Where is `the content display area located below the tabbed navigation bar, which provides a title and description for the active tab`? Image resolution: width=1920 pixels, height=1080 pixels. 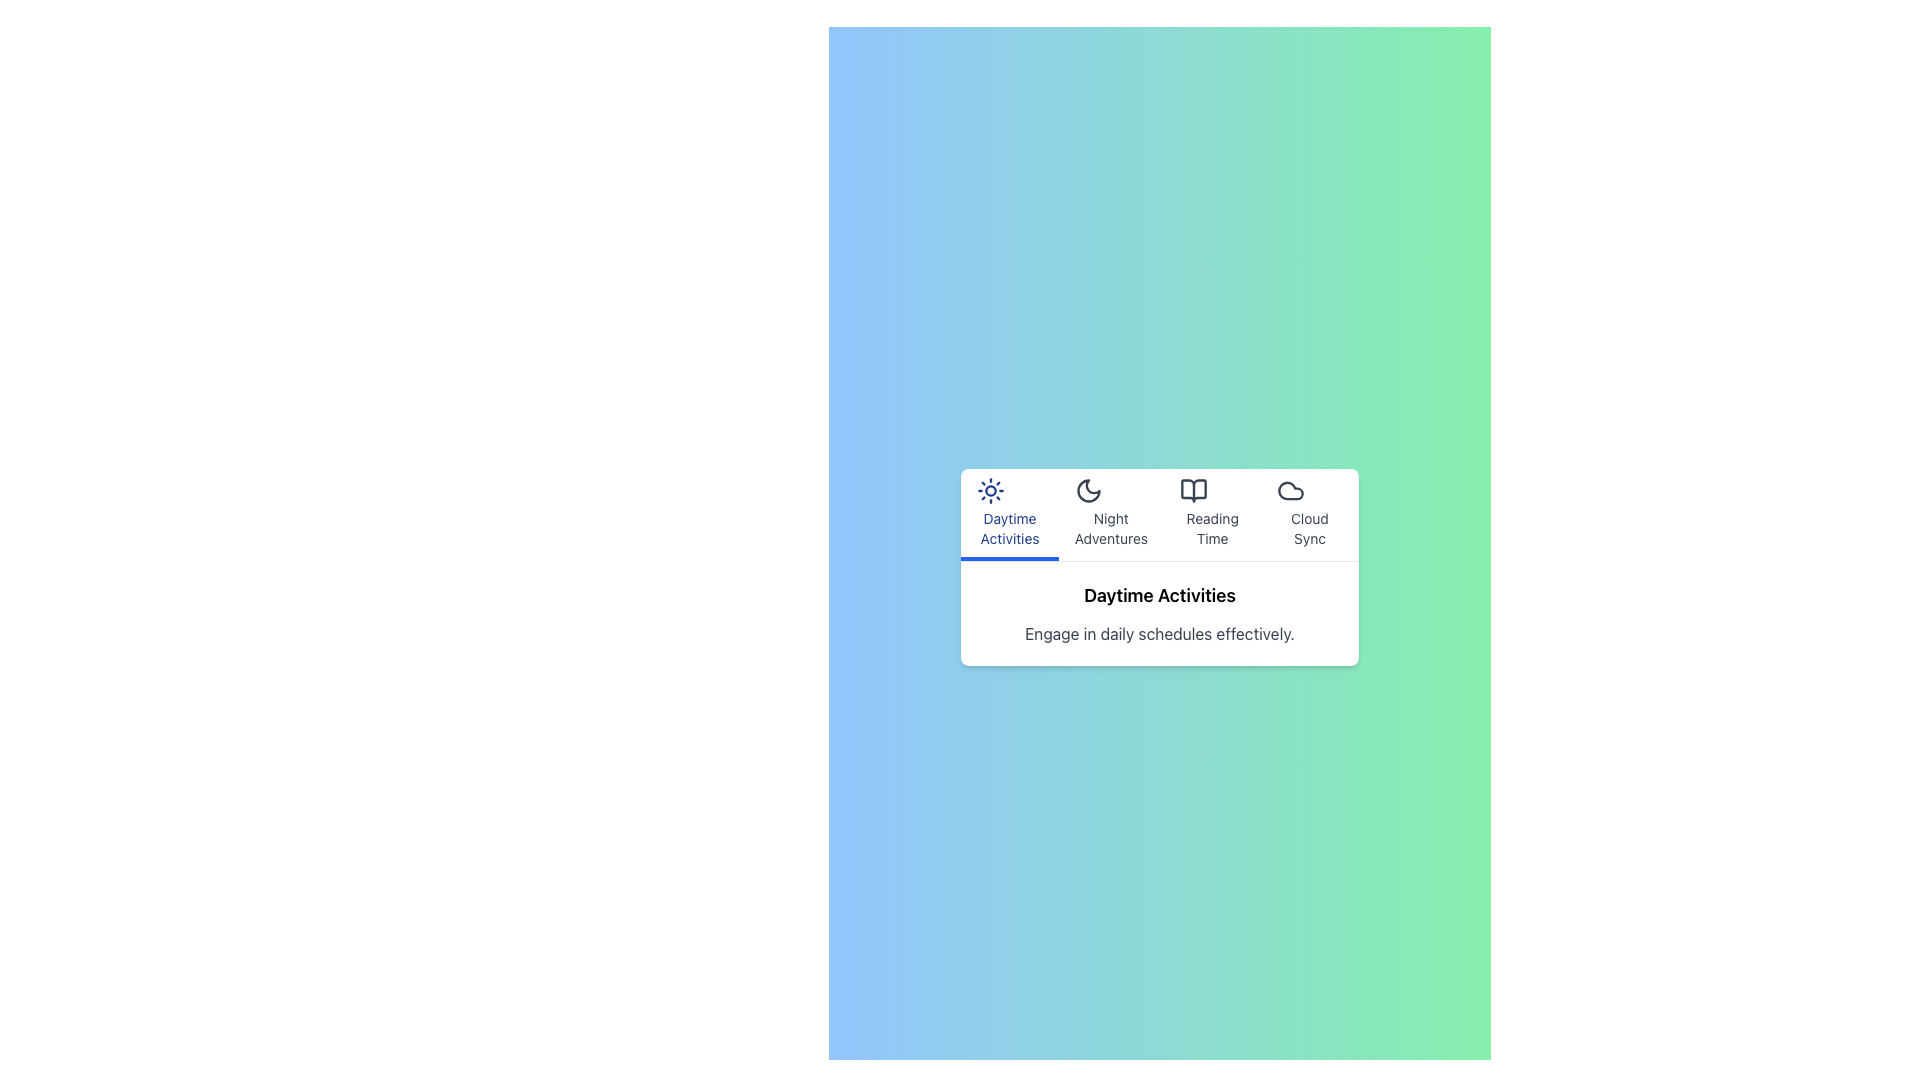 the content display area located below the tabbed navigation bar, which provides a title and description for the active tab is located at coordinates (1160, 567).